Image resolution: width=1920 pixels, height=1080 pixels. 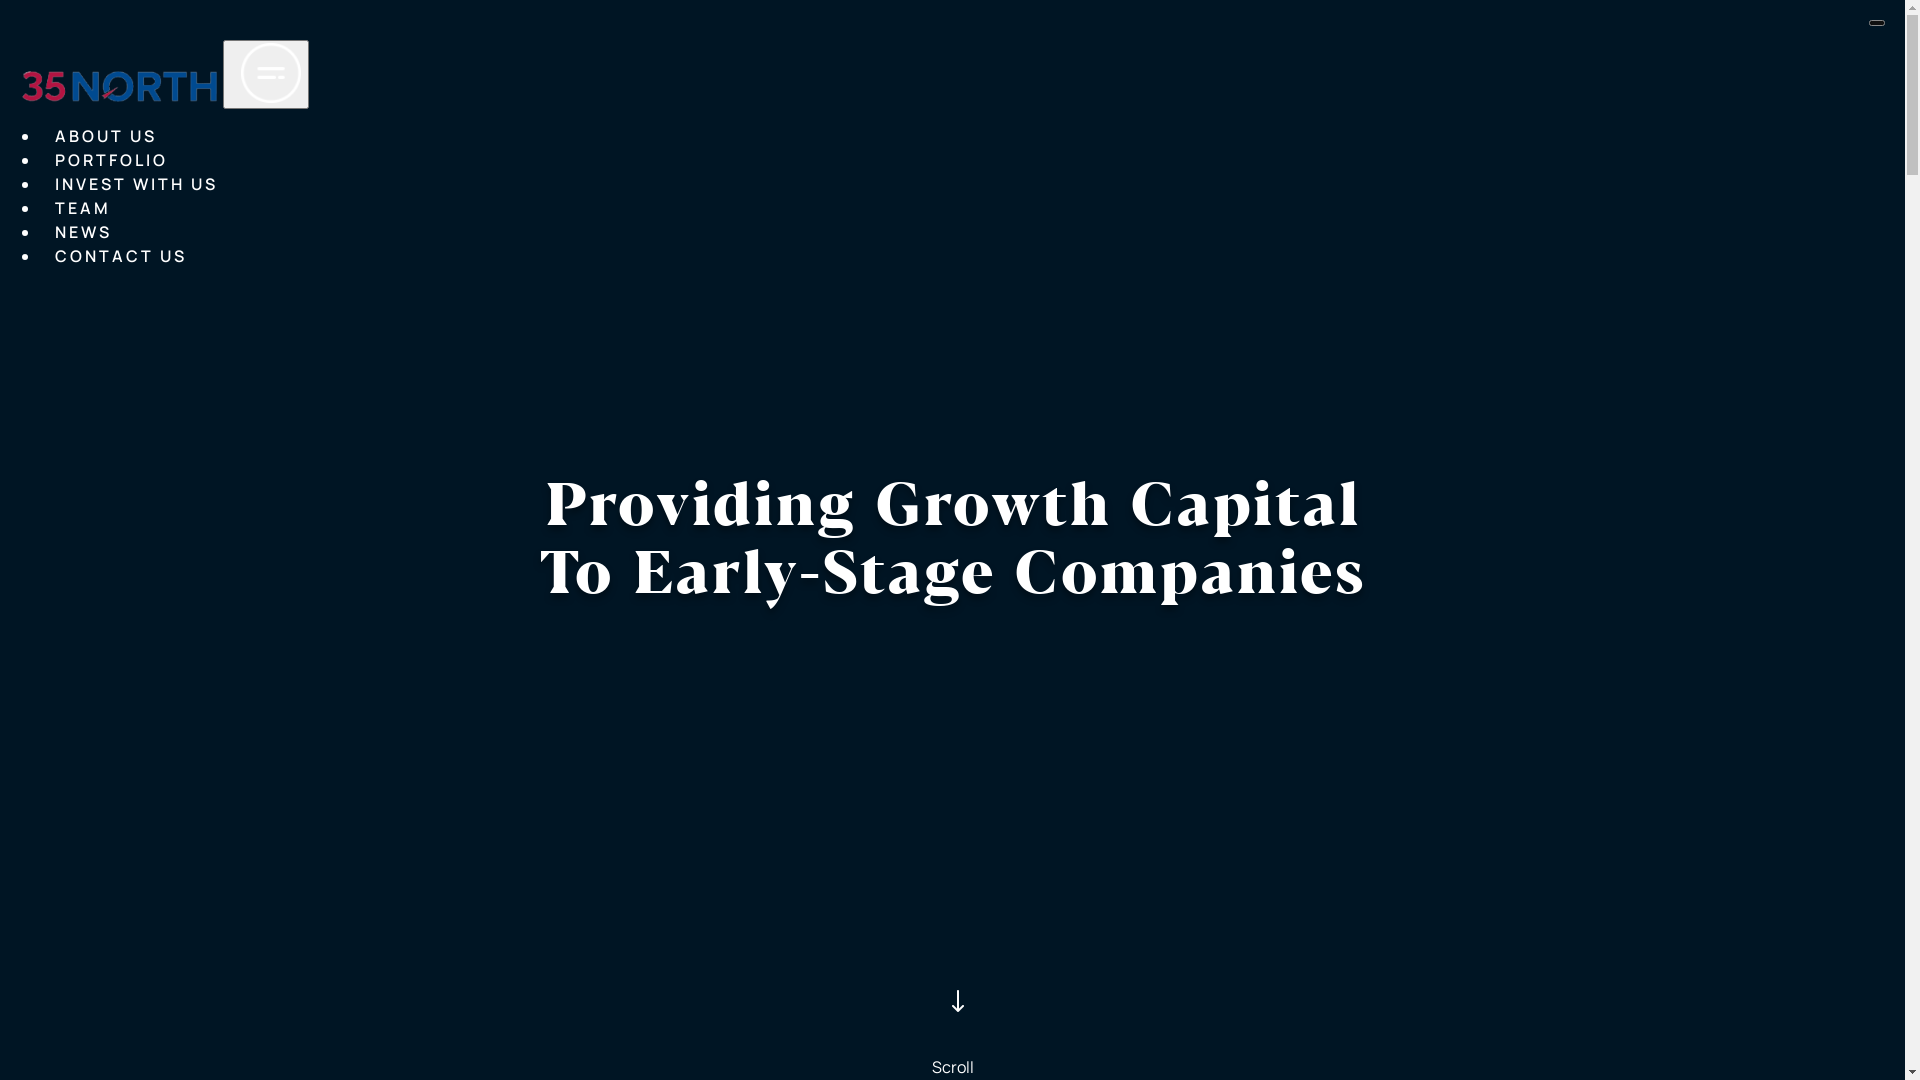 I want to click on 'PORTFOLIO', so click(x=54, y=160).